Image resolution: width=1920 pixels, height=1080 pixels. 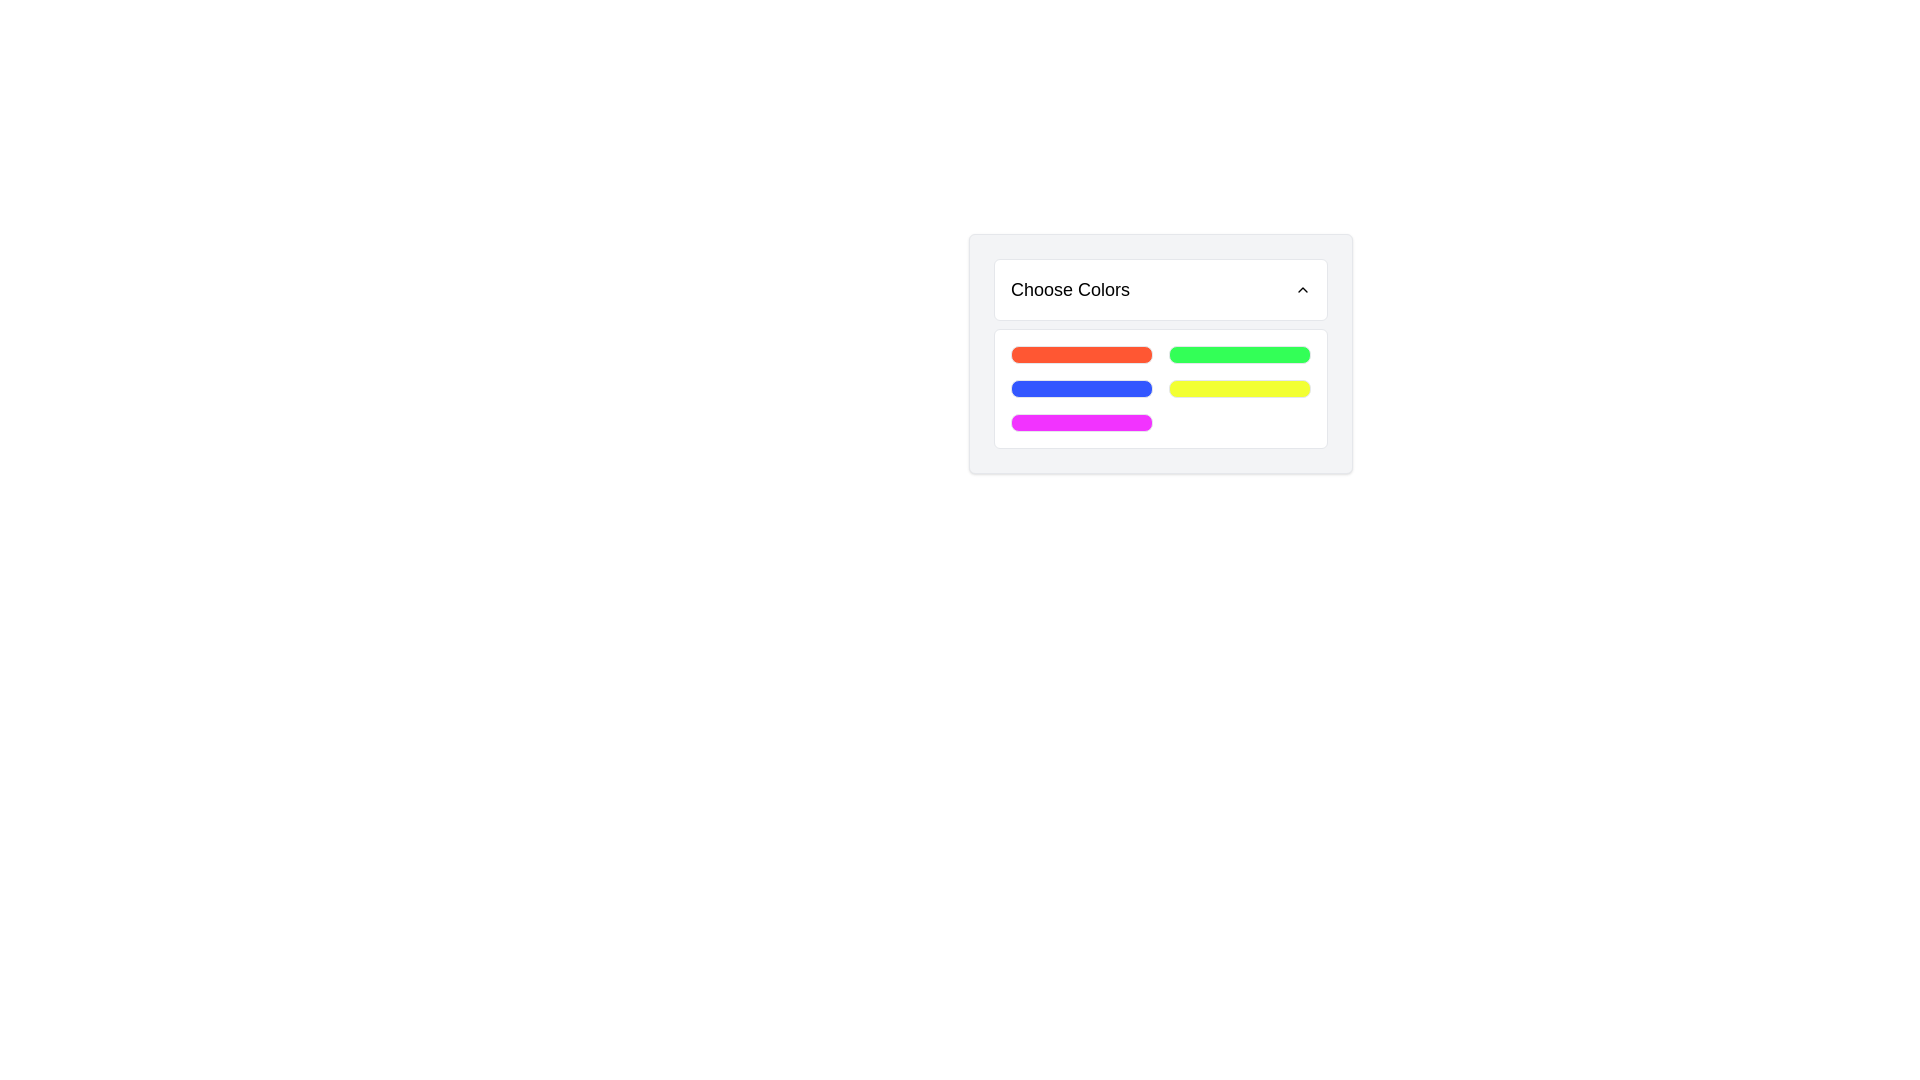 What do you see at coordinates (1080, 353) in the screenshot?
I see `the first button in the 'Choose Colors' section` at bounding box center [1080, 353].